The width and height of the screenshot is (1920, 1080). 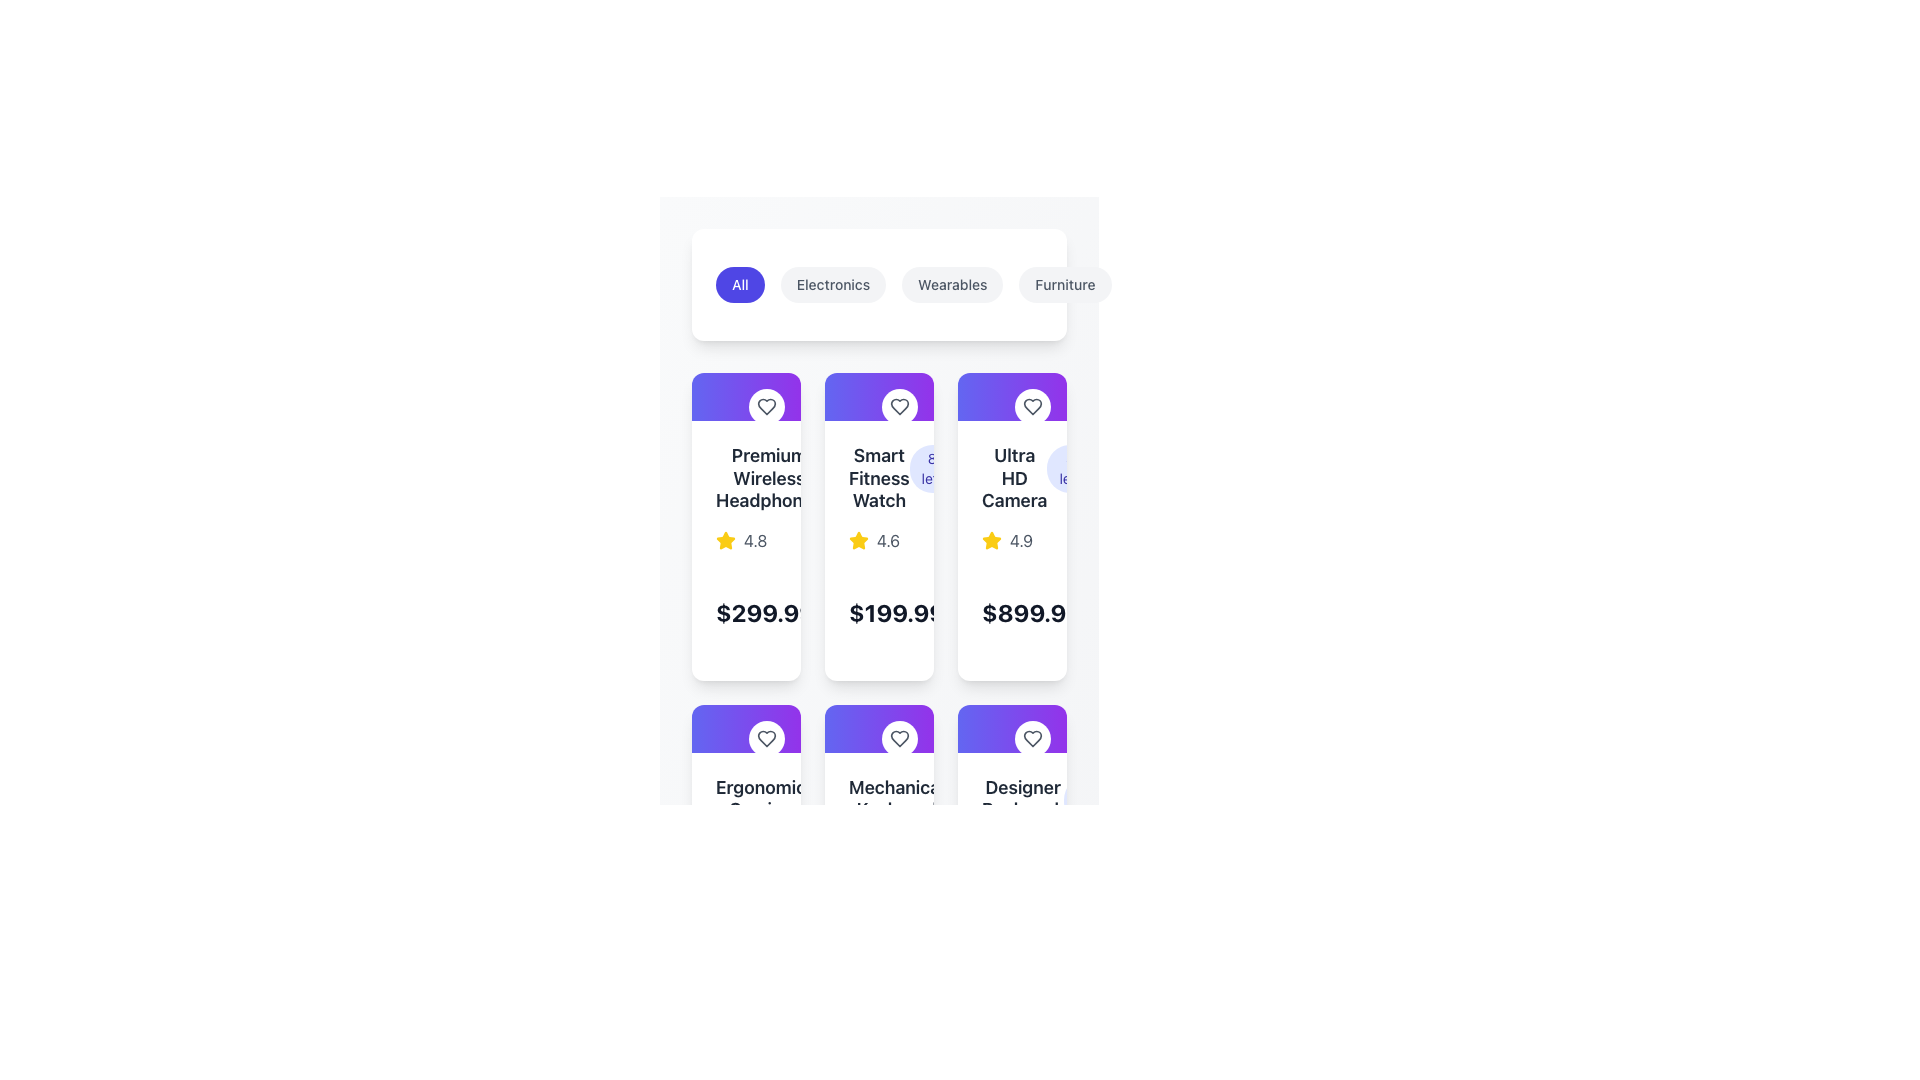 I want to click on the 'Ultra HD Camera' text label, so click(x=1012, y=478).